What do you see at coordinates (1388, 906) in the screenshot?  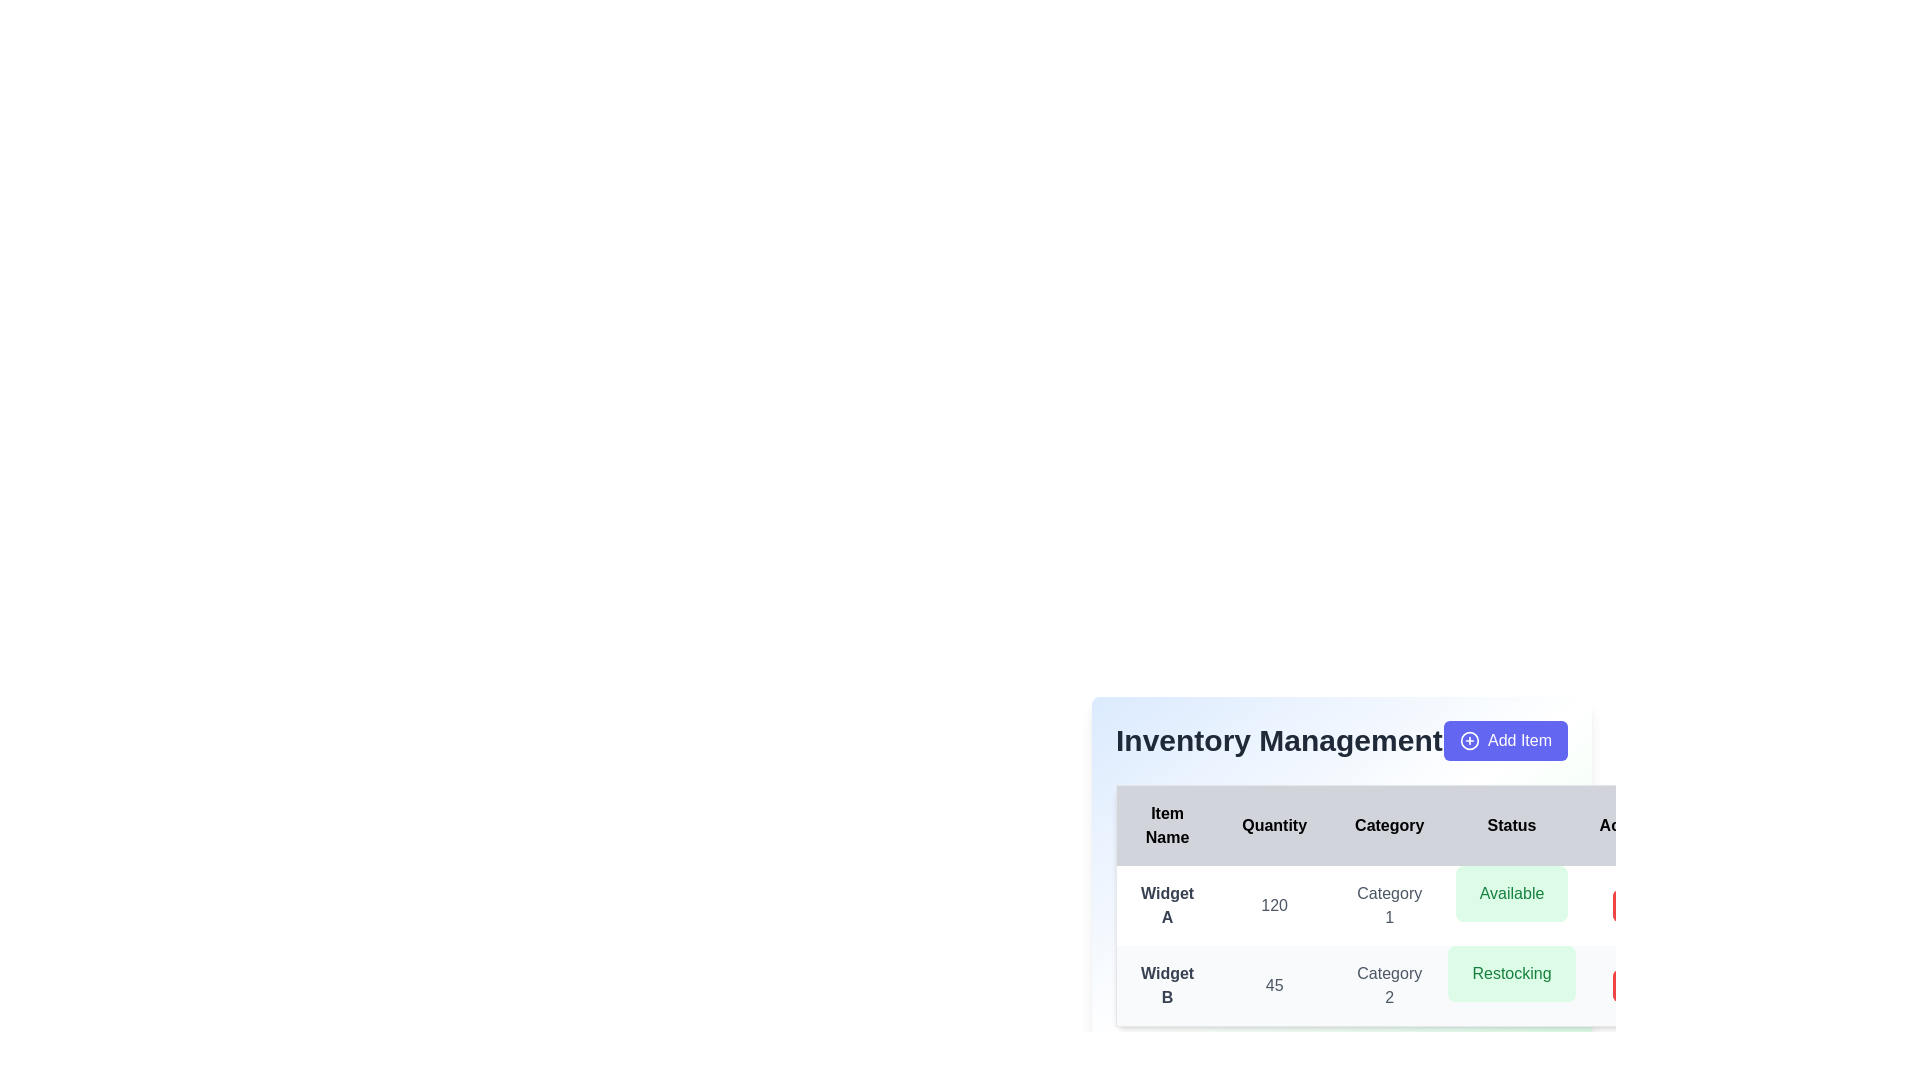 I see `the 'Category 1' text label displayed in gray font within the data table's first row, third column, adjacent to the '120' quantity and 'Available' status cells` at bounding box center [1388, 906].